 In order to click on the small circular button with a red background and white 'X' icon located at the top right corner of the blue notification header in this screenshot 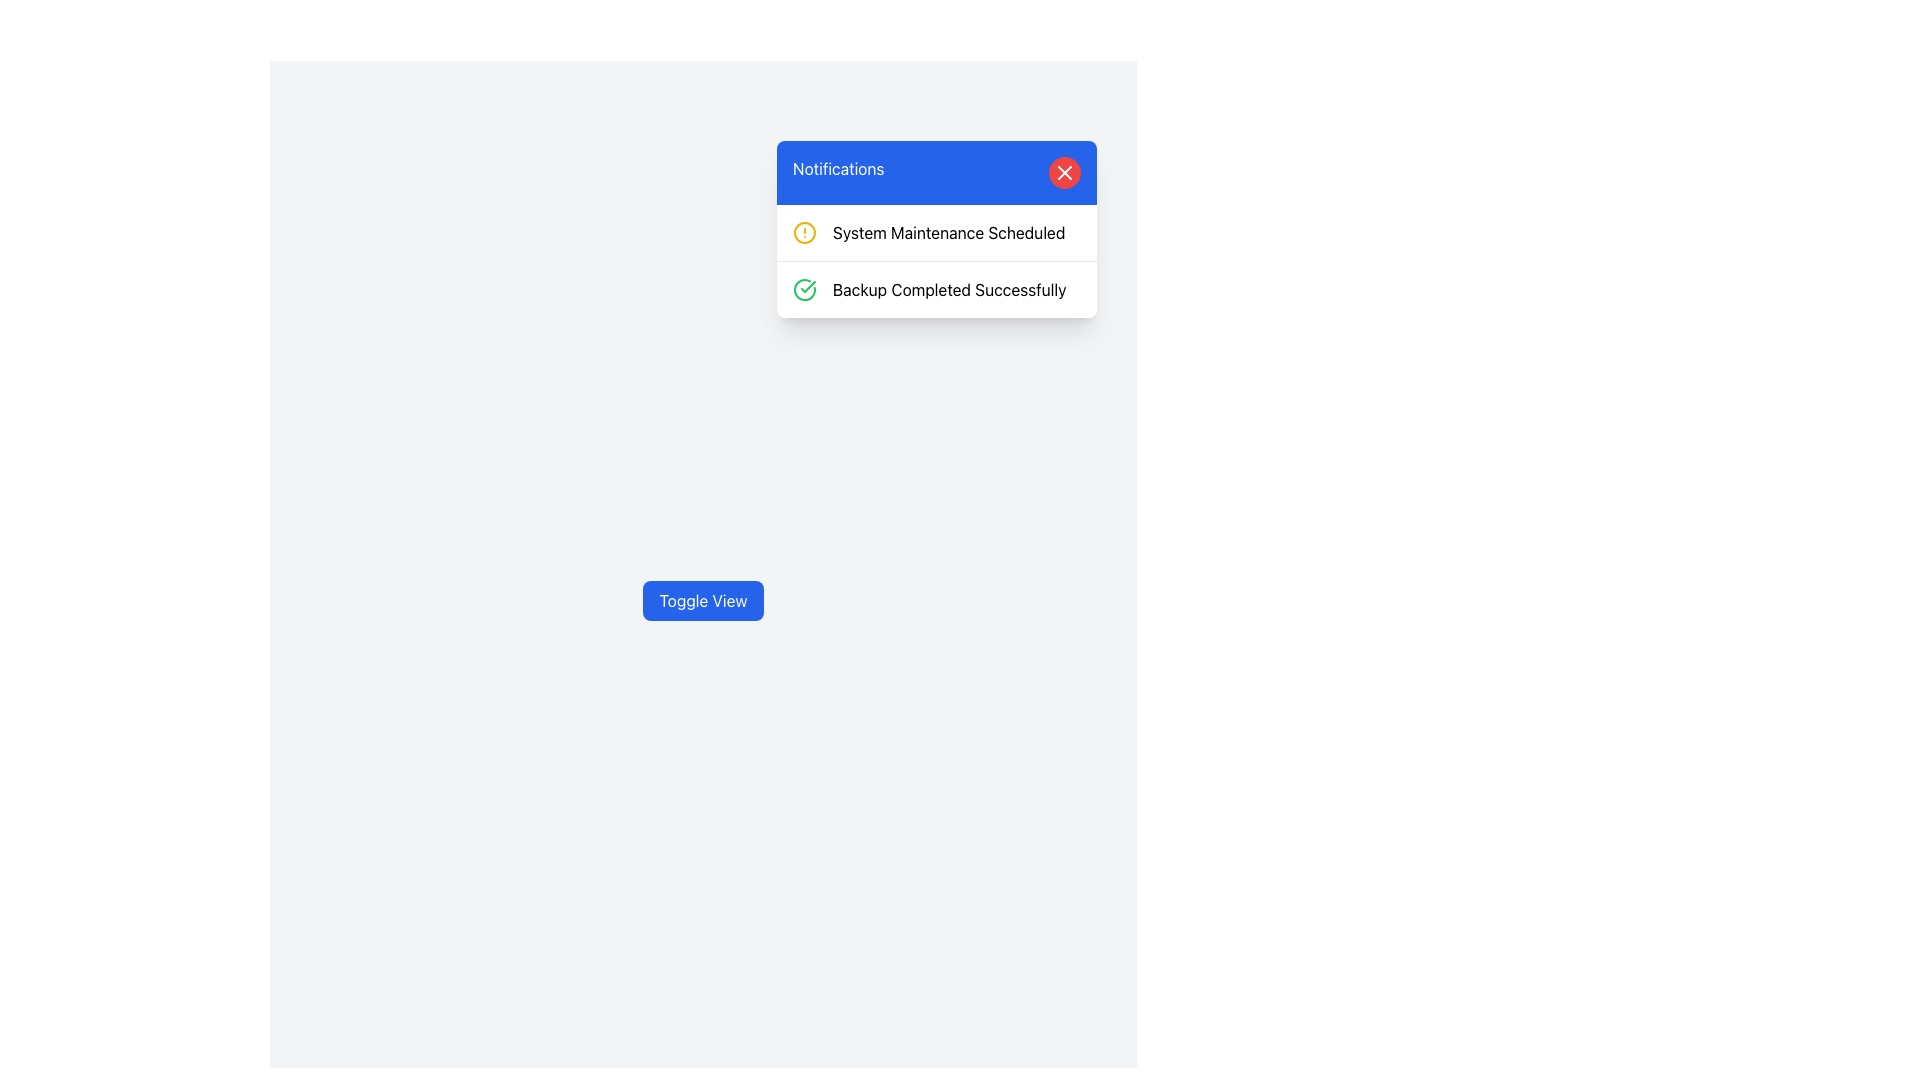, I will do `click(1064, 172)`.